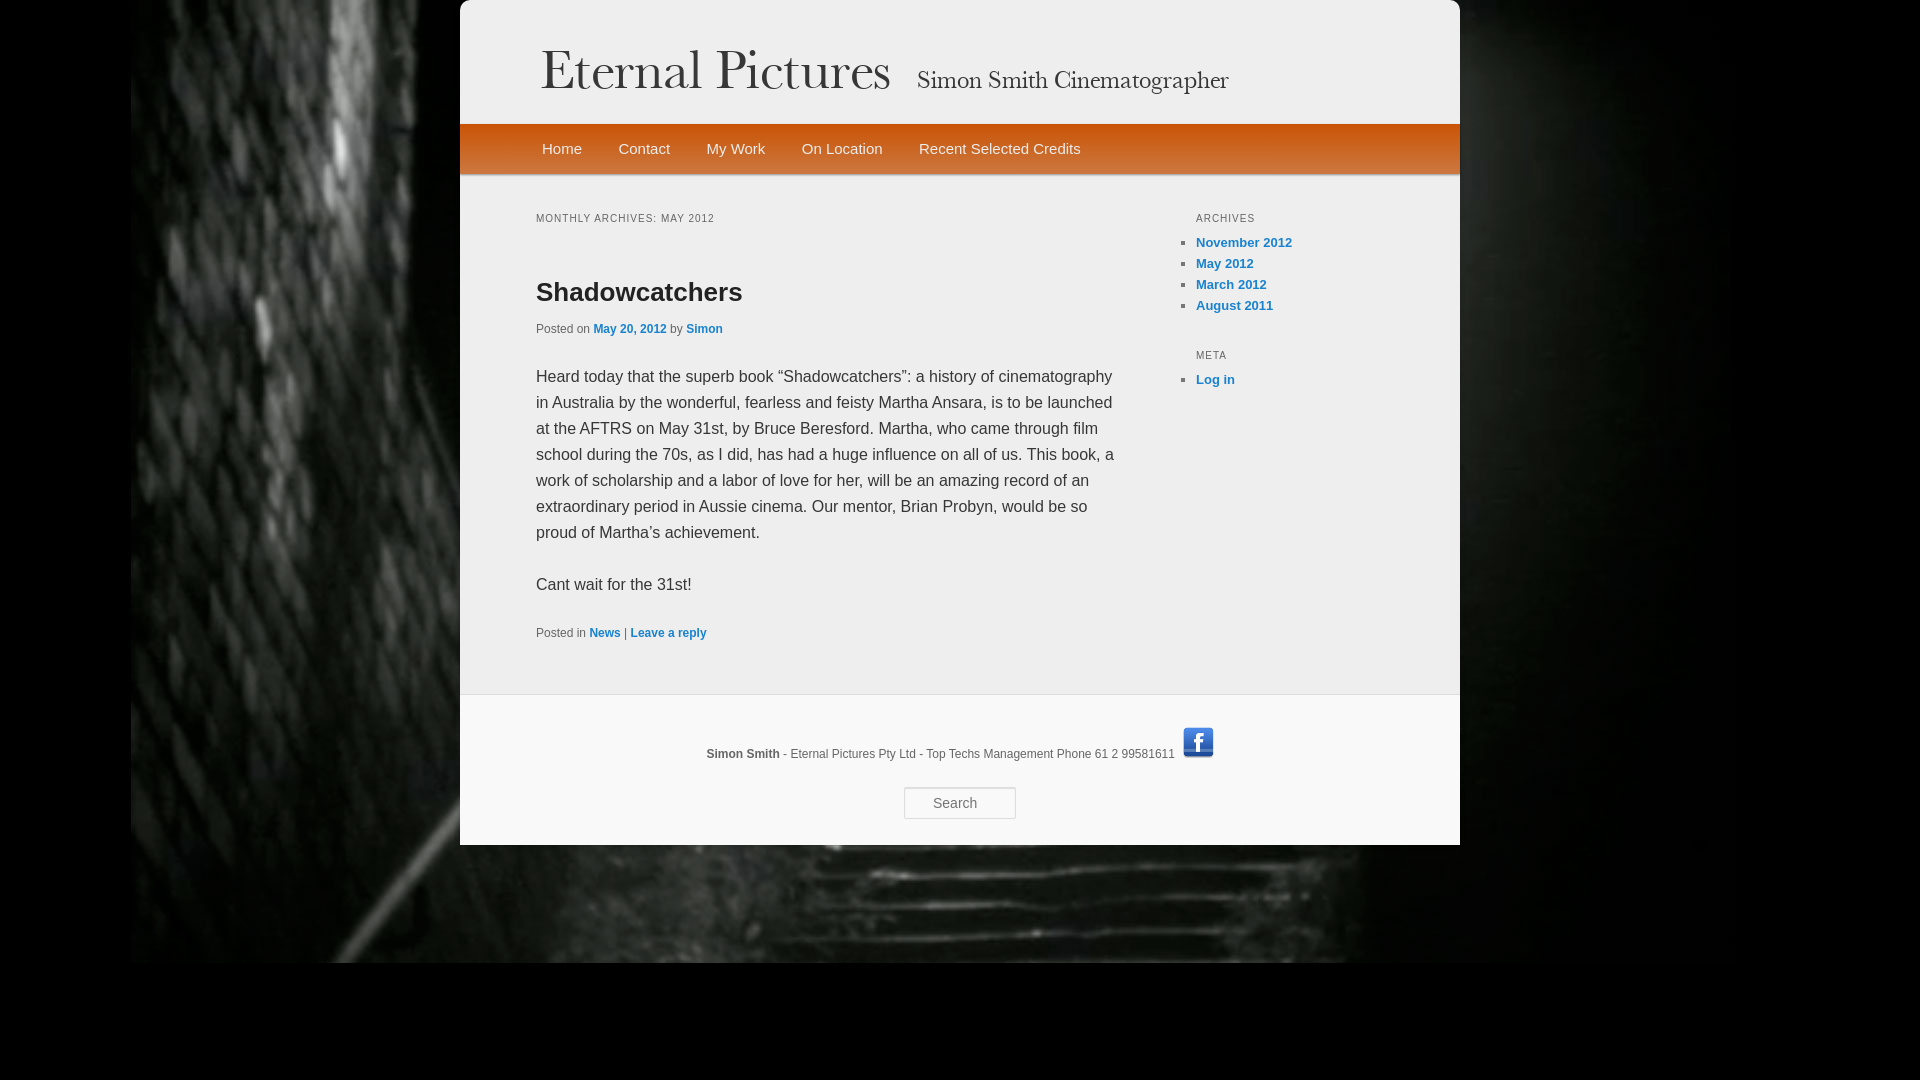 This screenshot has width=1920, height=1080. Describe the element at coordinates (686, 327) in the screenshot. I see `'Simon'` at that location.